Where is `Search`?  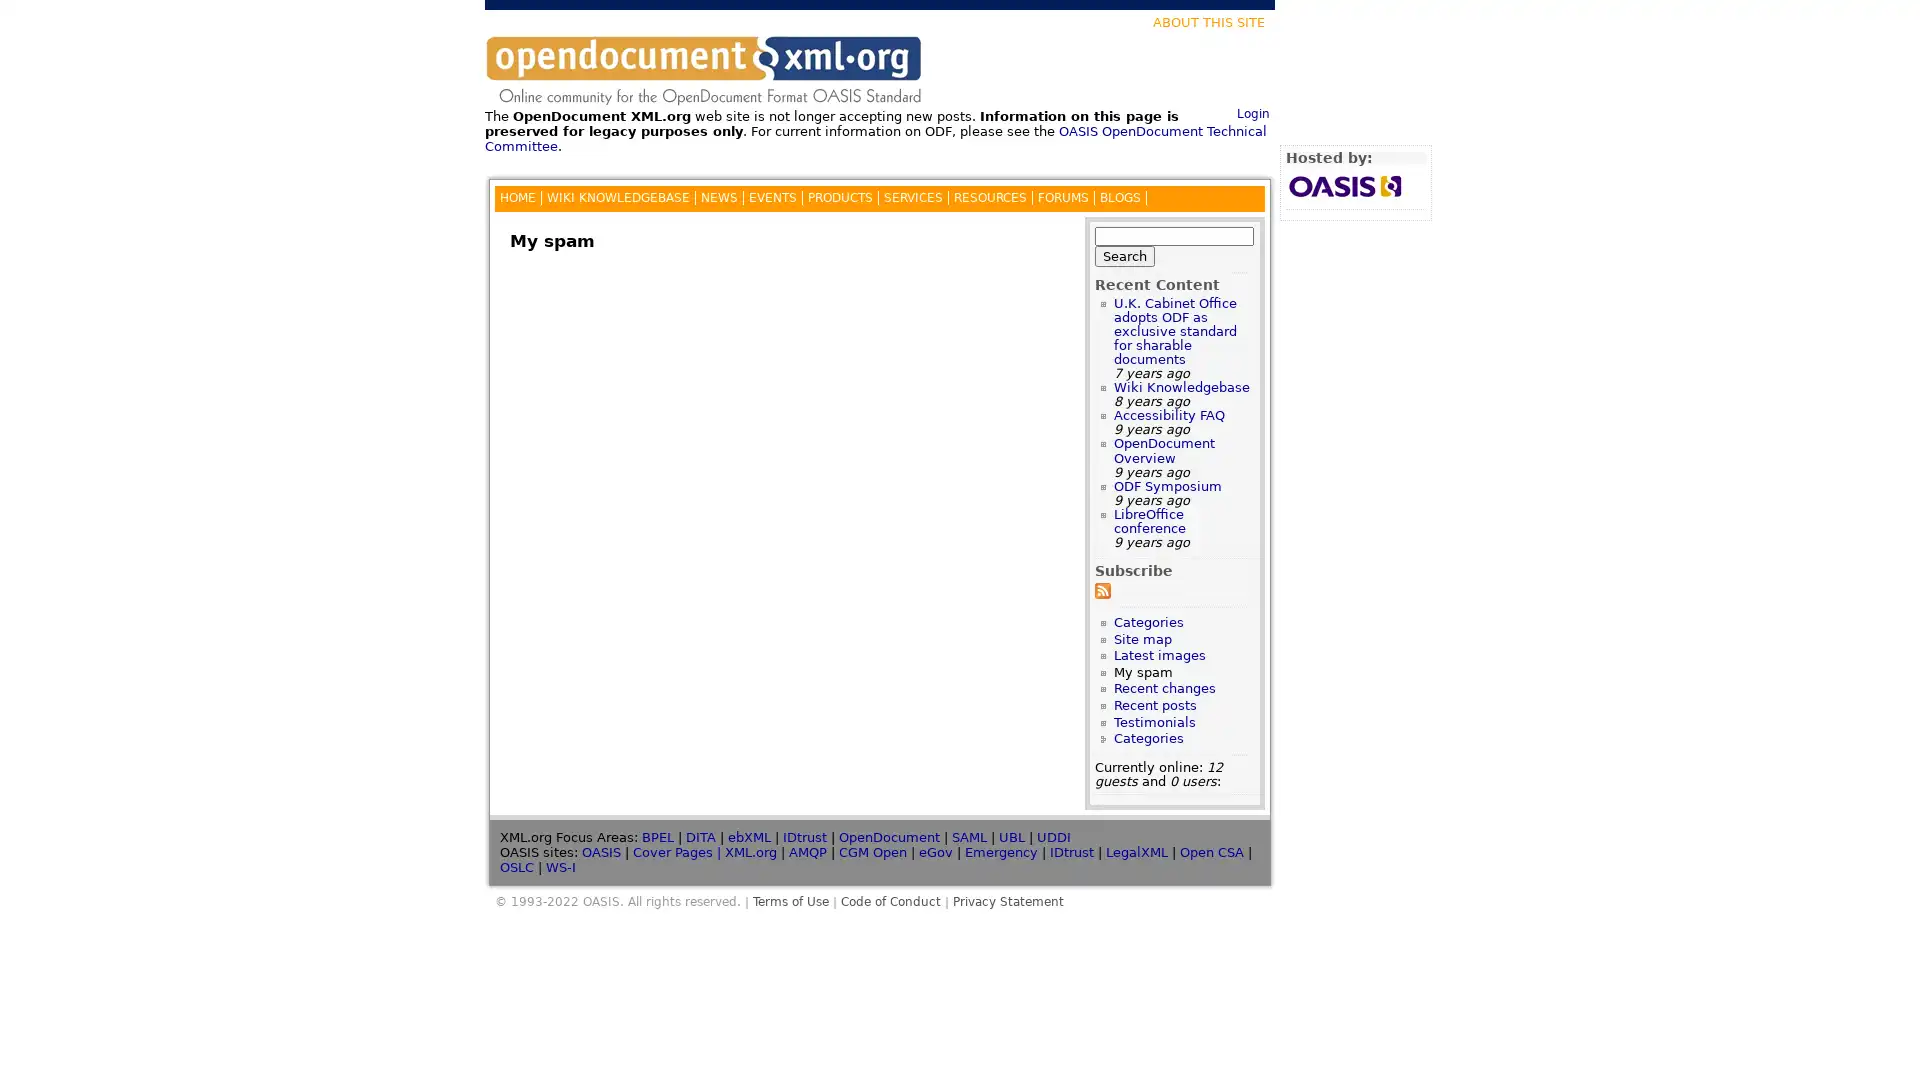
Search is located at coordinates (1124, 254).